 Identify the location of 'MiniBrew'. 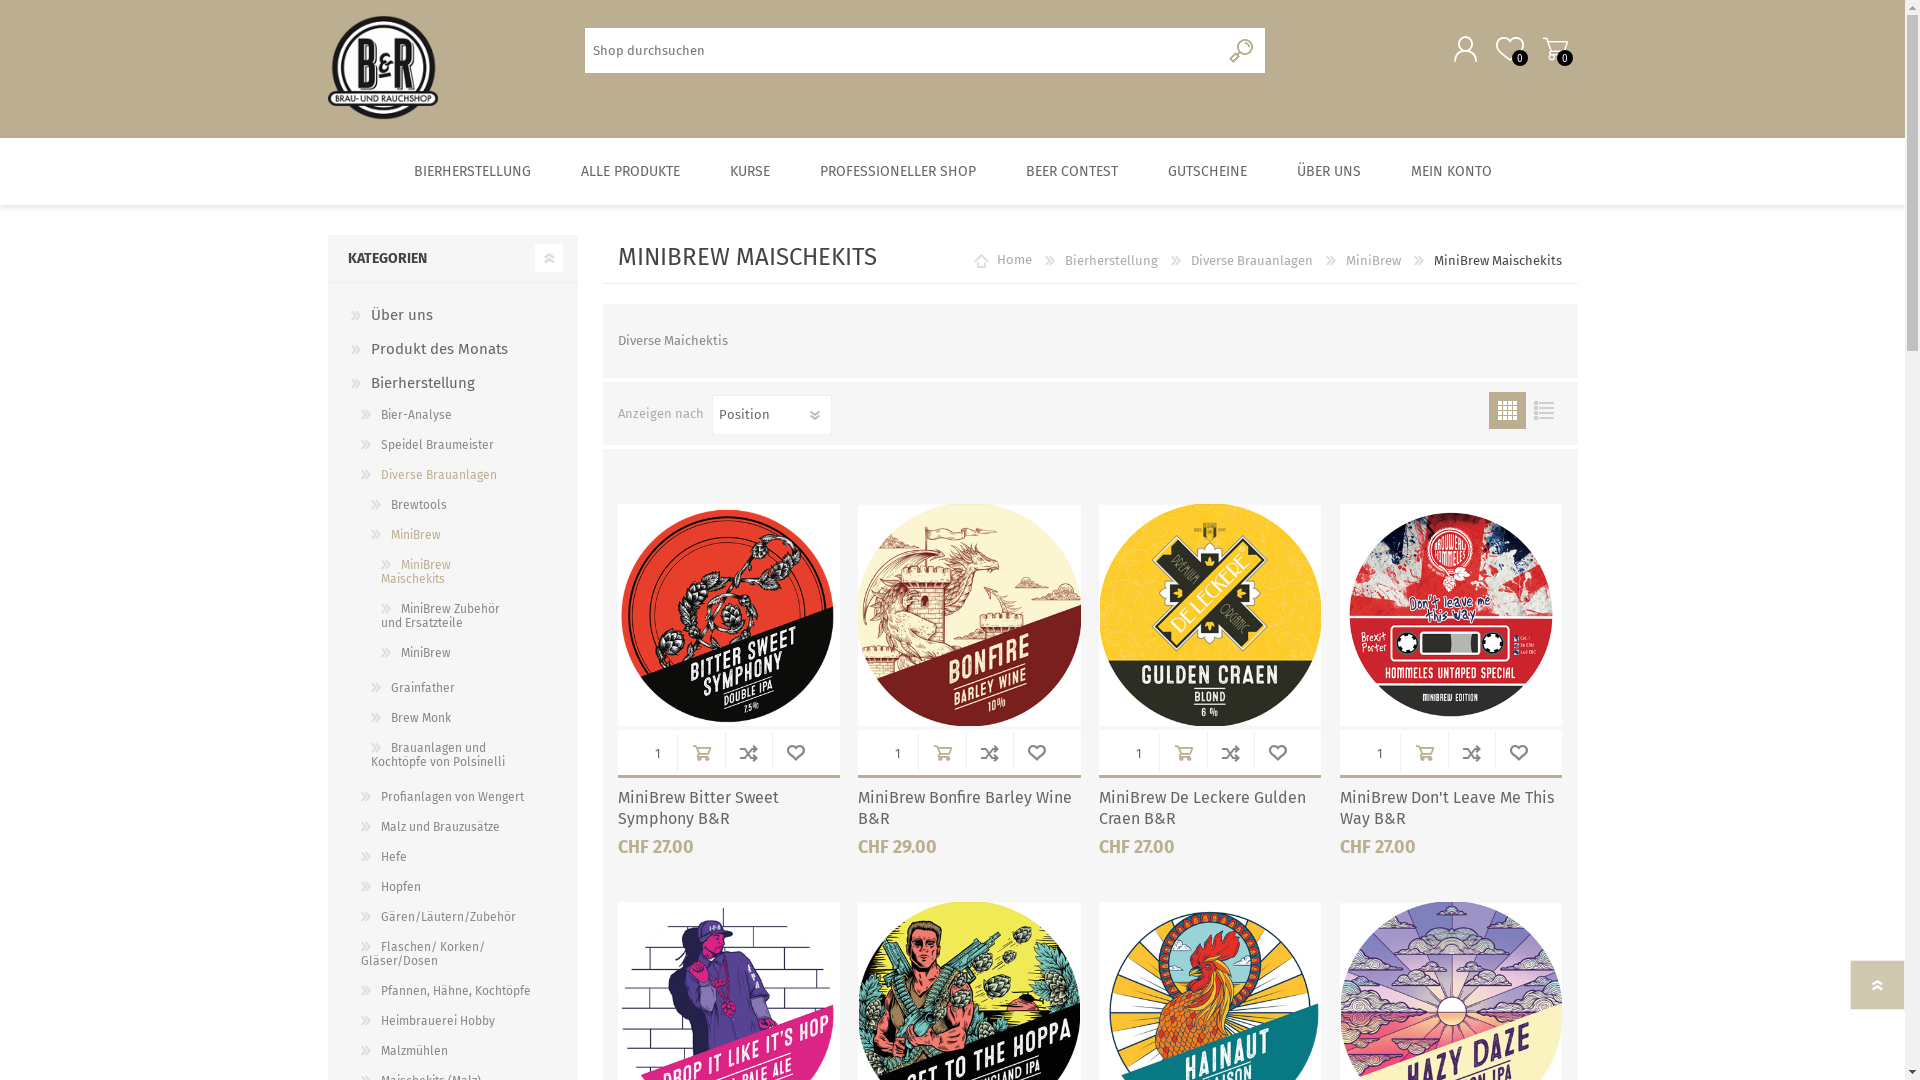
(415, 652).